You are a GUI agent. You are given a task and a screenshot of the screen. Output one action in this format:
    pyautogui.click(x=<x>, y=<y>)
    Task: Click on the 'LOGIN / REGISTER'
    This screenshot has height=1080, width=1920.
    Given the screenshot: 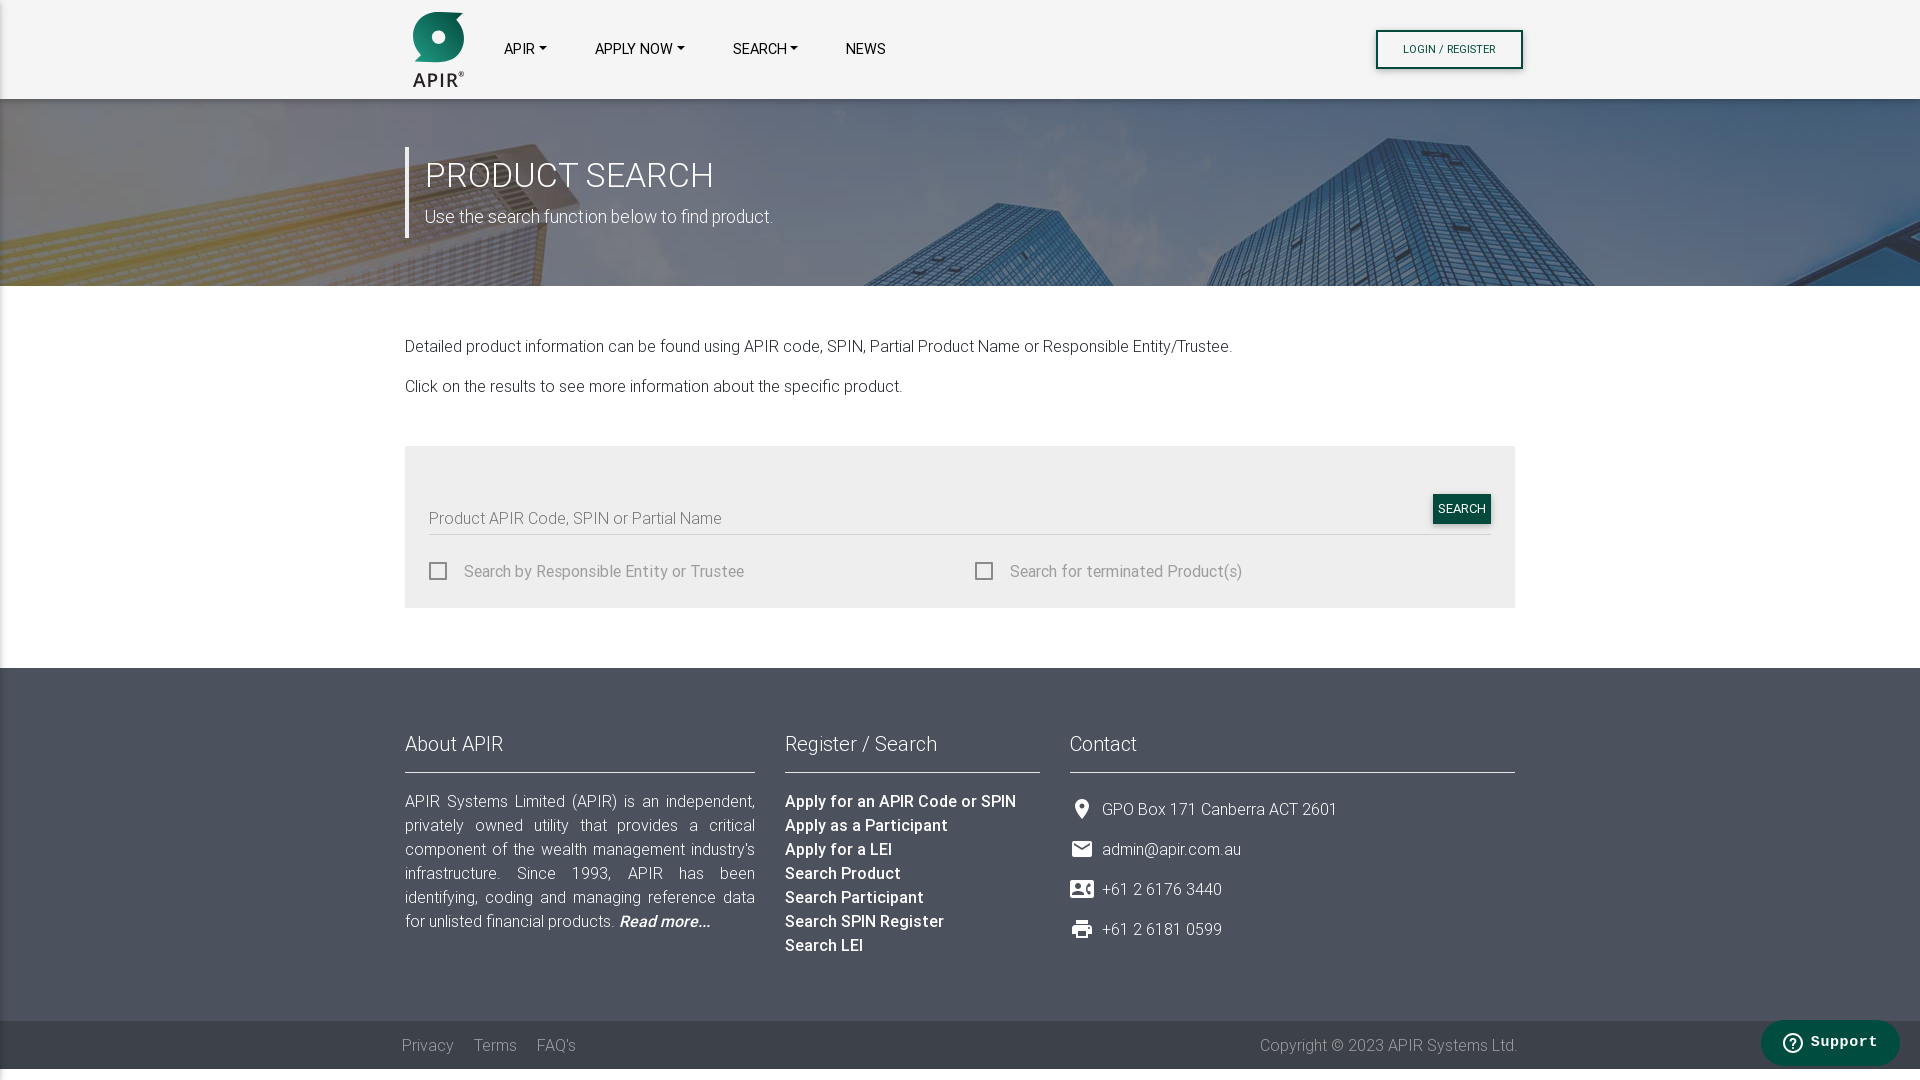 What is the action you would take?
    pyautogui.click(x=1375, y=48)
    